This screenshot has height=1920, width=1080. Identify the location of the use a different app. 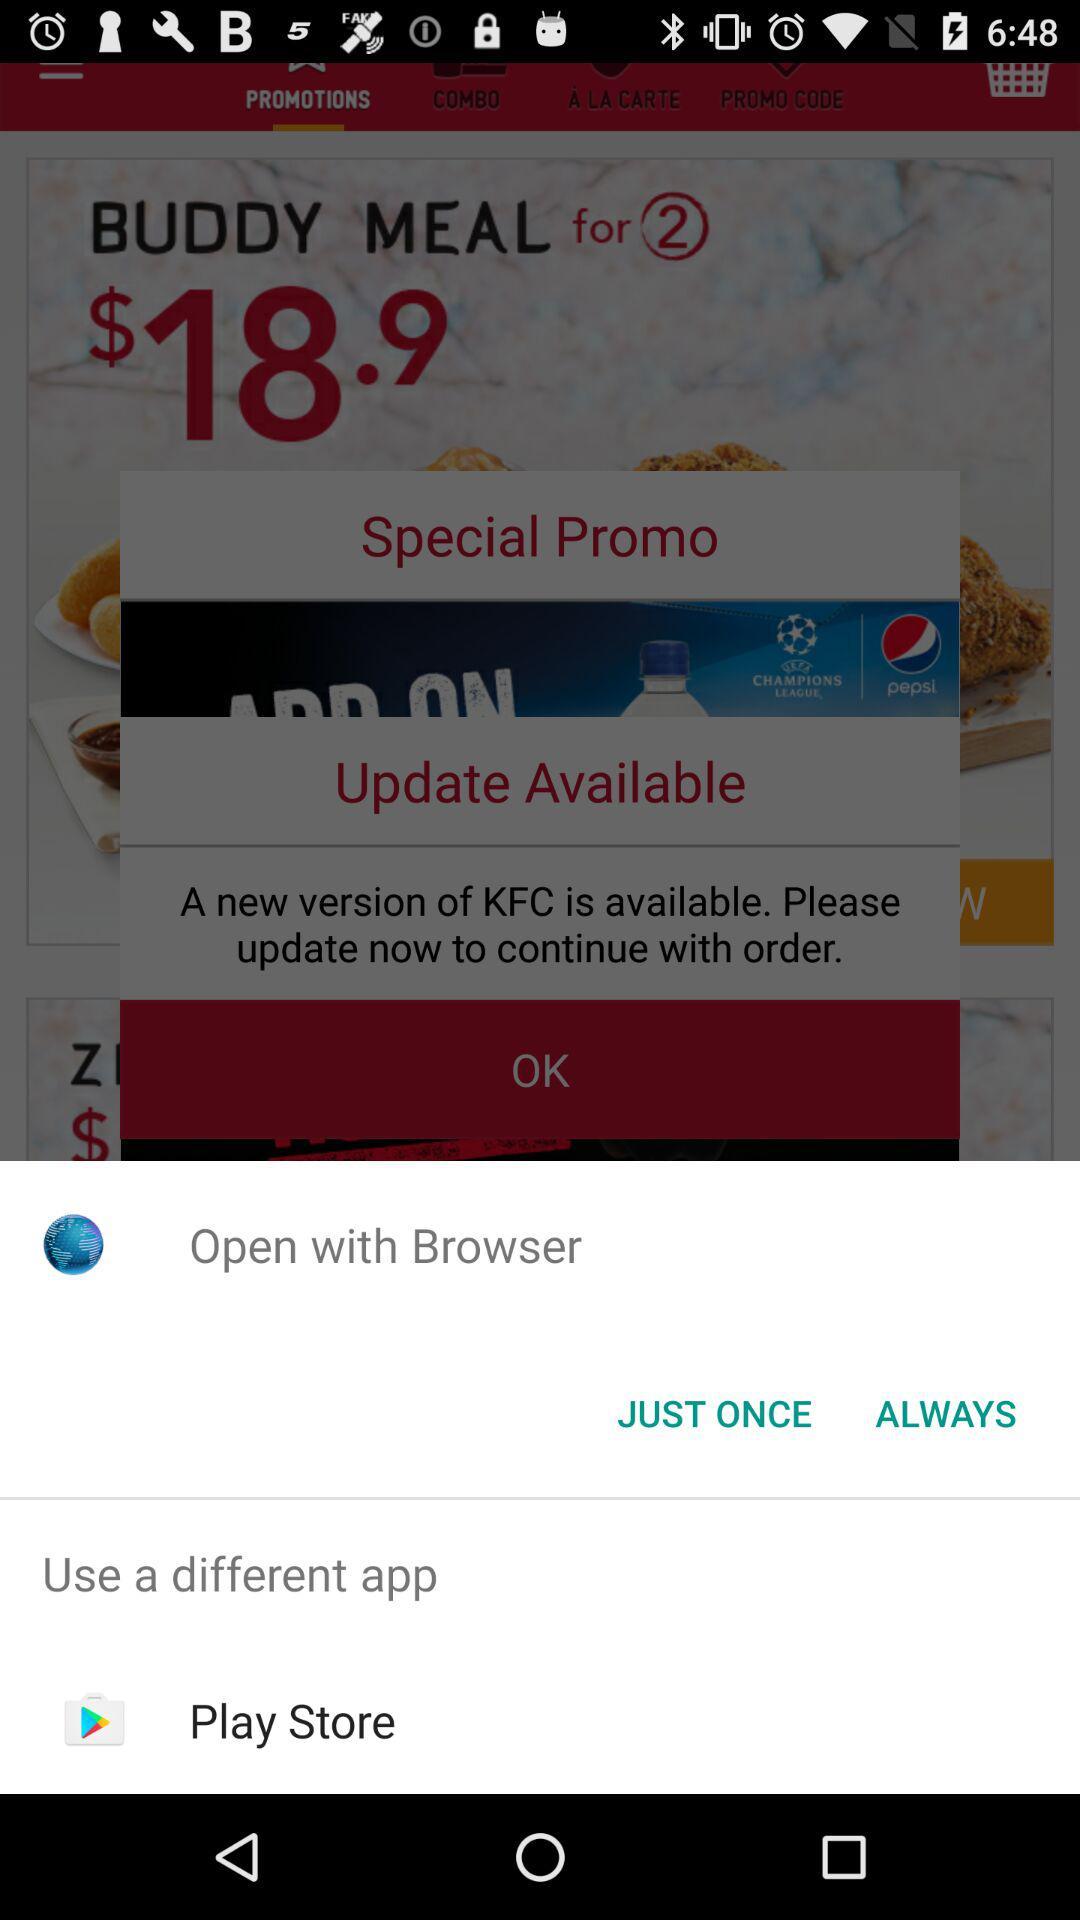
(540, 1572).